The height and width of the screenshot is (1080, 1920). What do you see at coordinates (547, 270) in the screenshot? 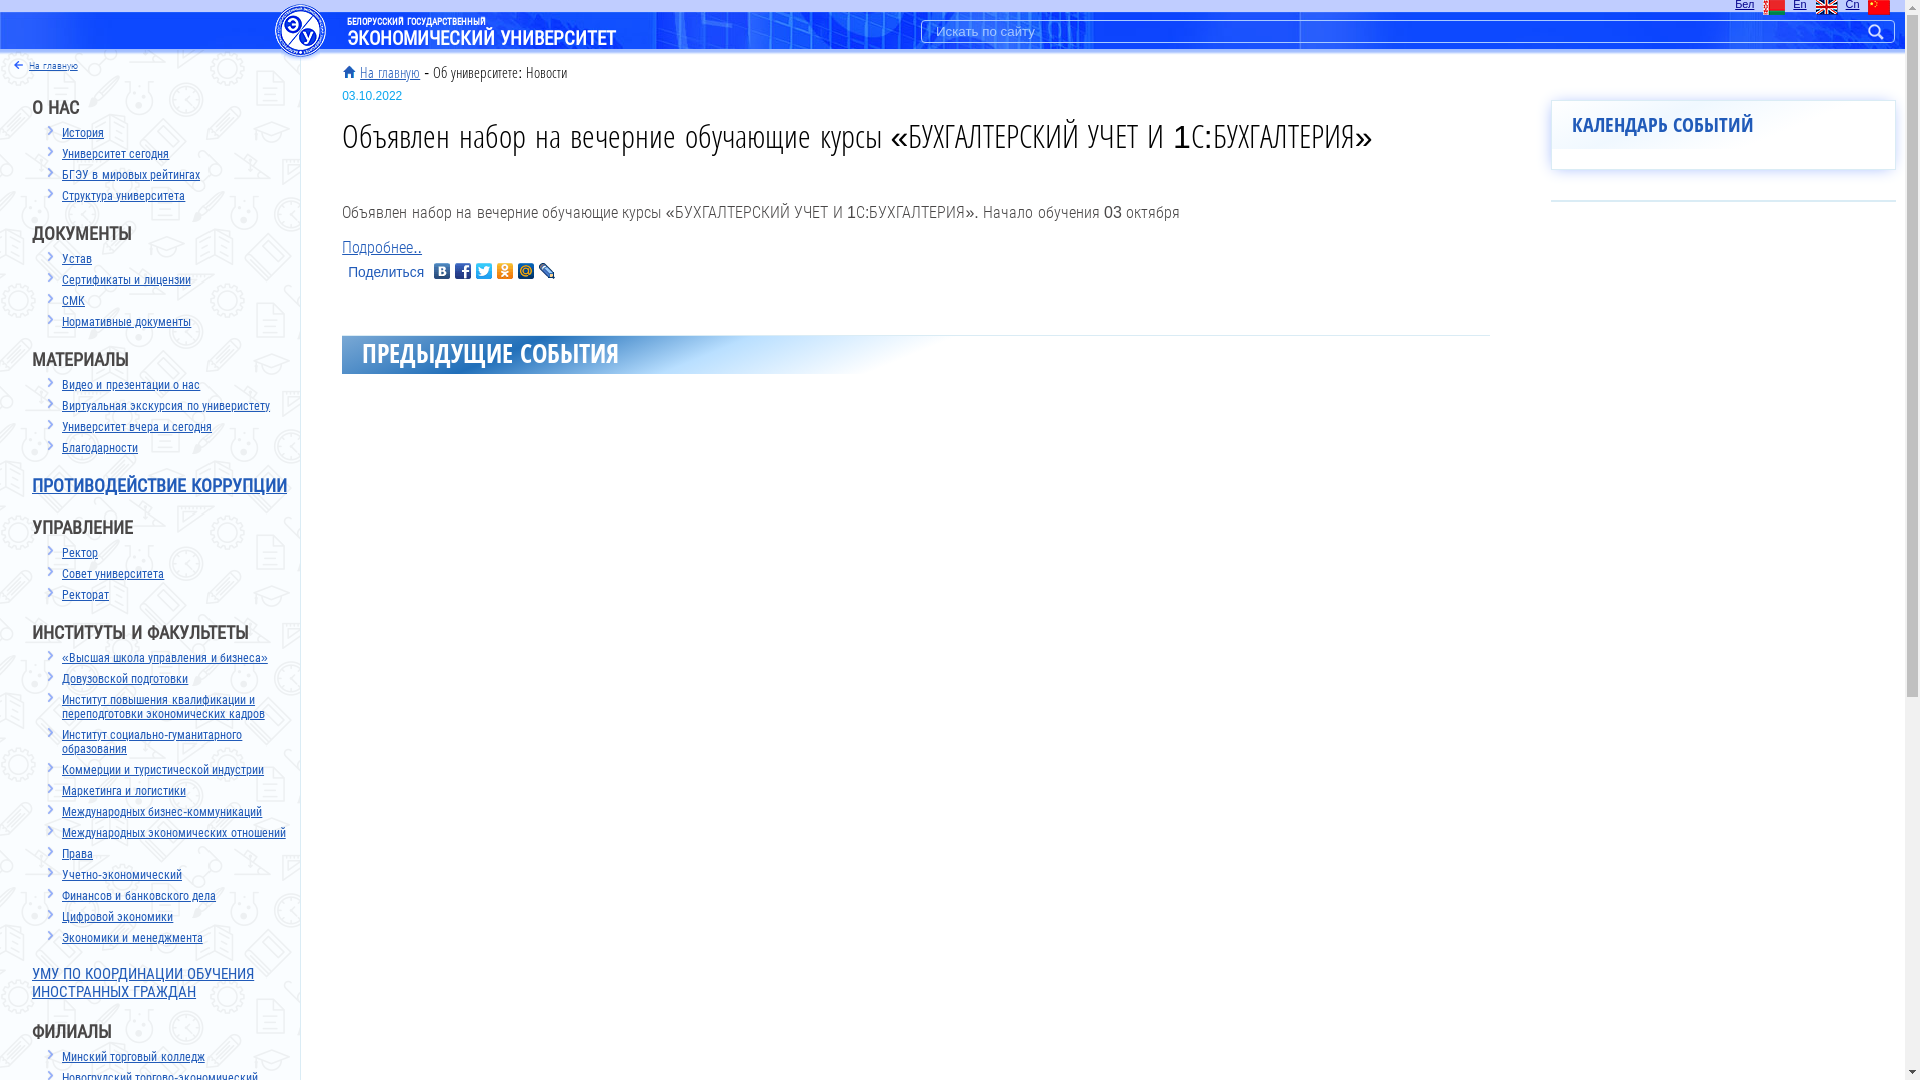
I see `'LiveJournal'` at bounding box center [547, 270].